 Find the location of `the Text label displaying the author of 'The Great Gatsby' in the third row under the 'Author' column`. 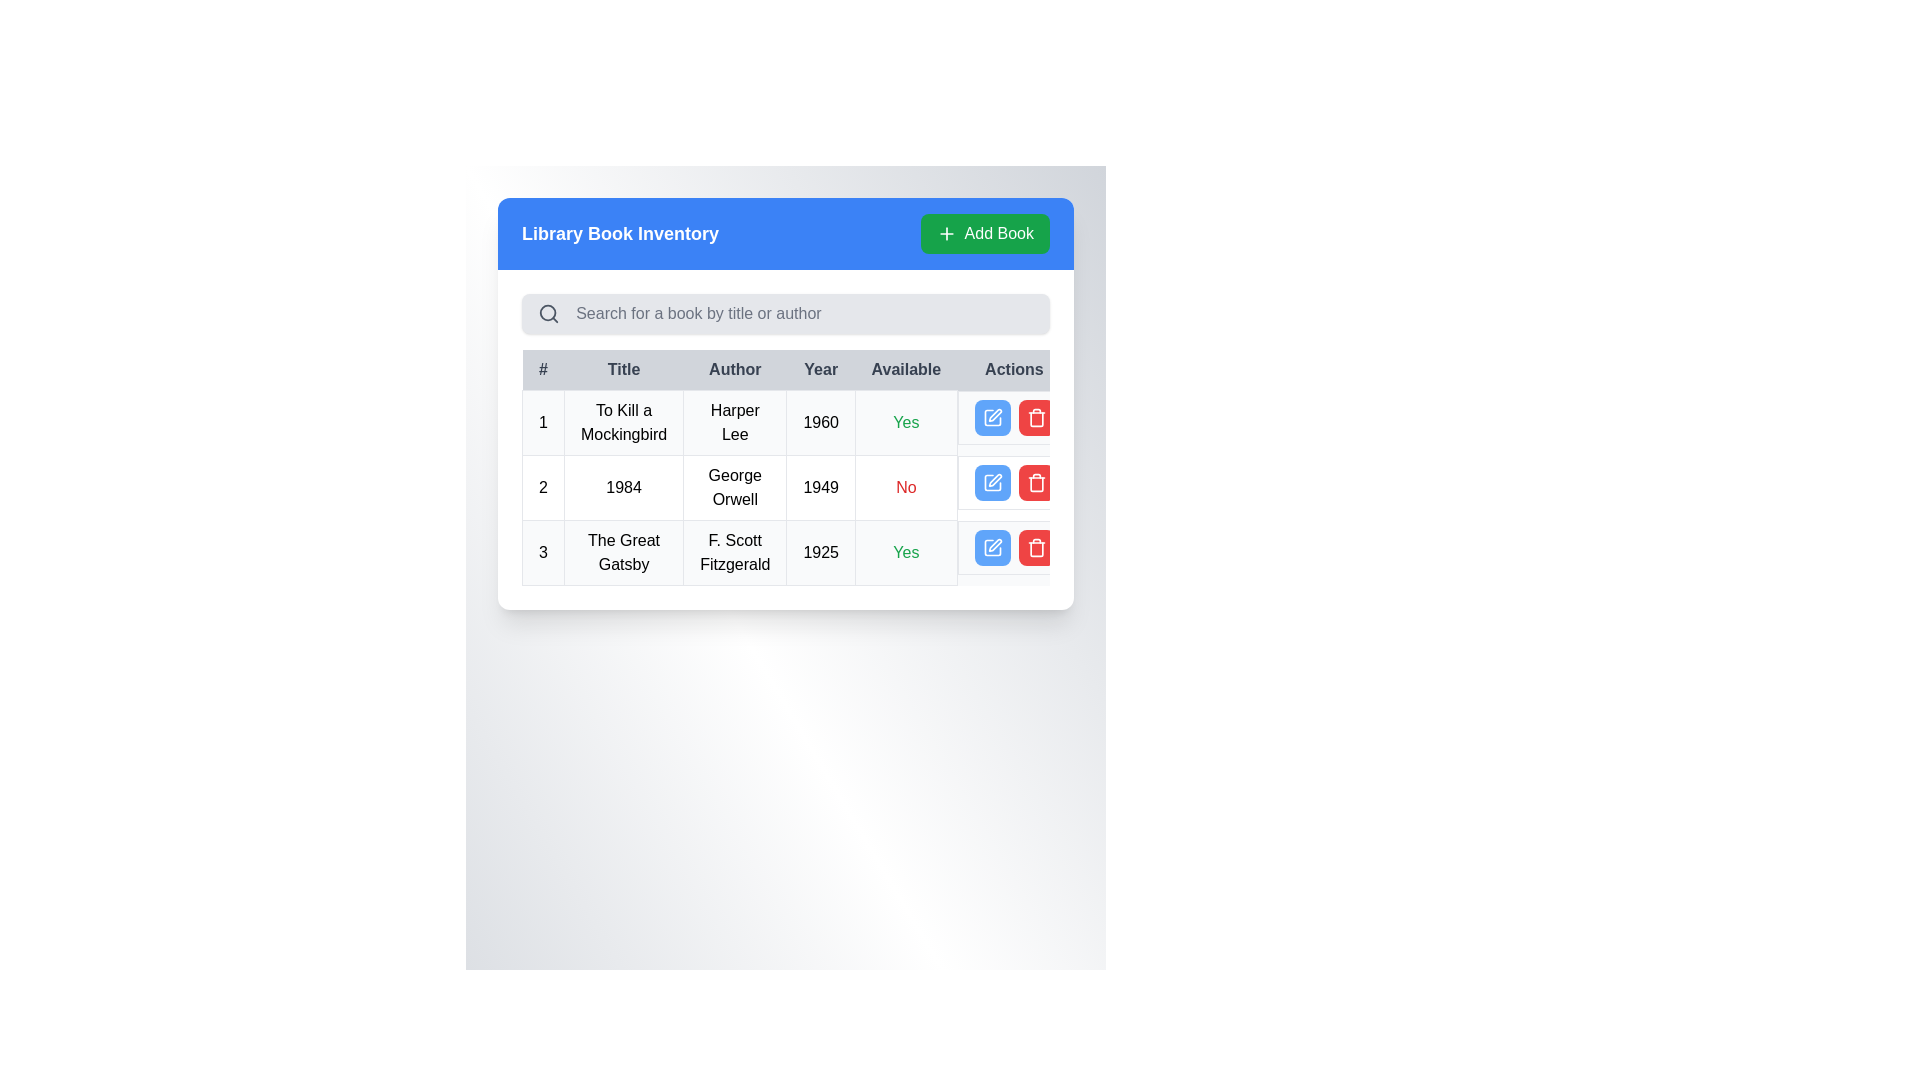

the Text label displaying the author of 'The Great Gatsby' in the third row under the 'Author' column is located at coordinates (734, 552).